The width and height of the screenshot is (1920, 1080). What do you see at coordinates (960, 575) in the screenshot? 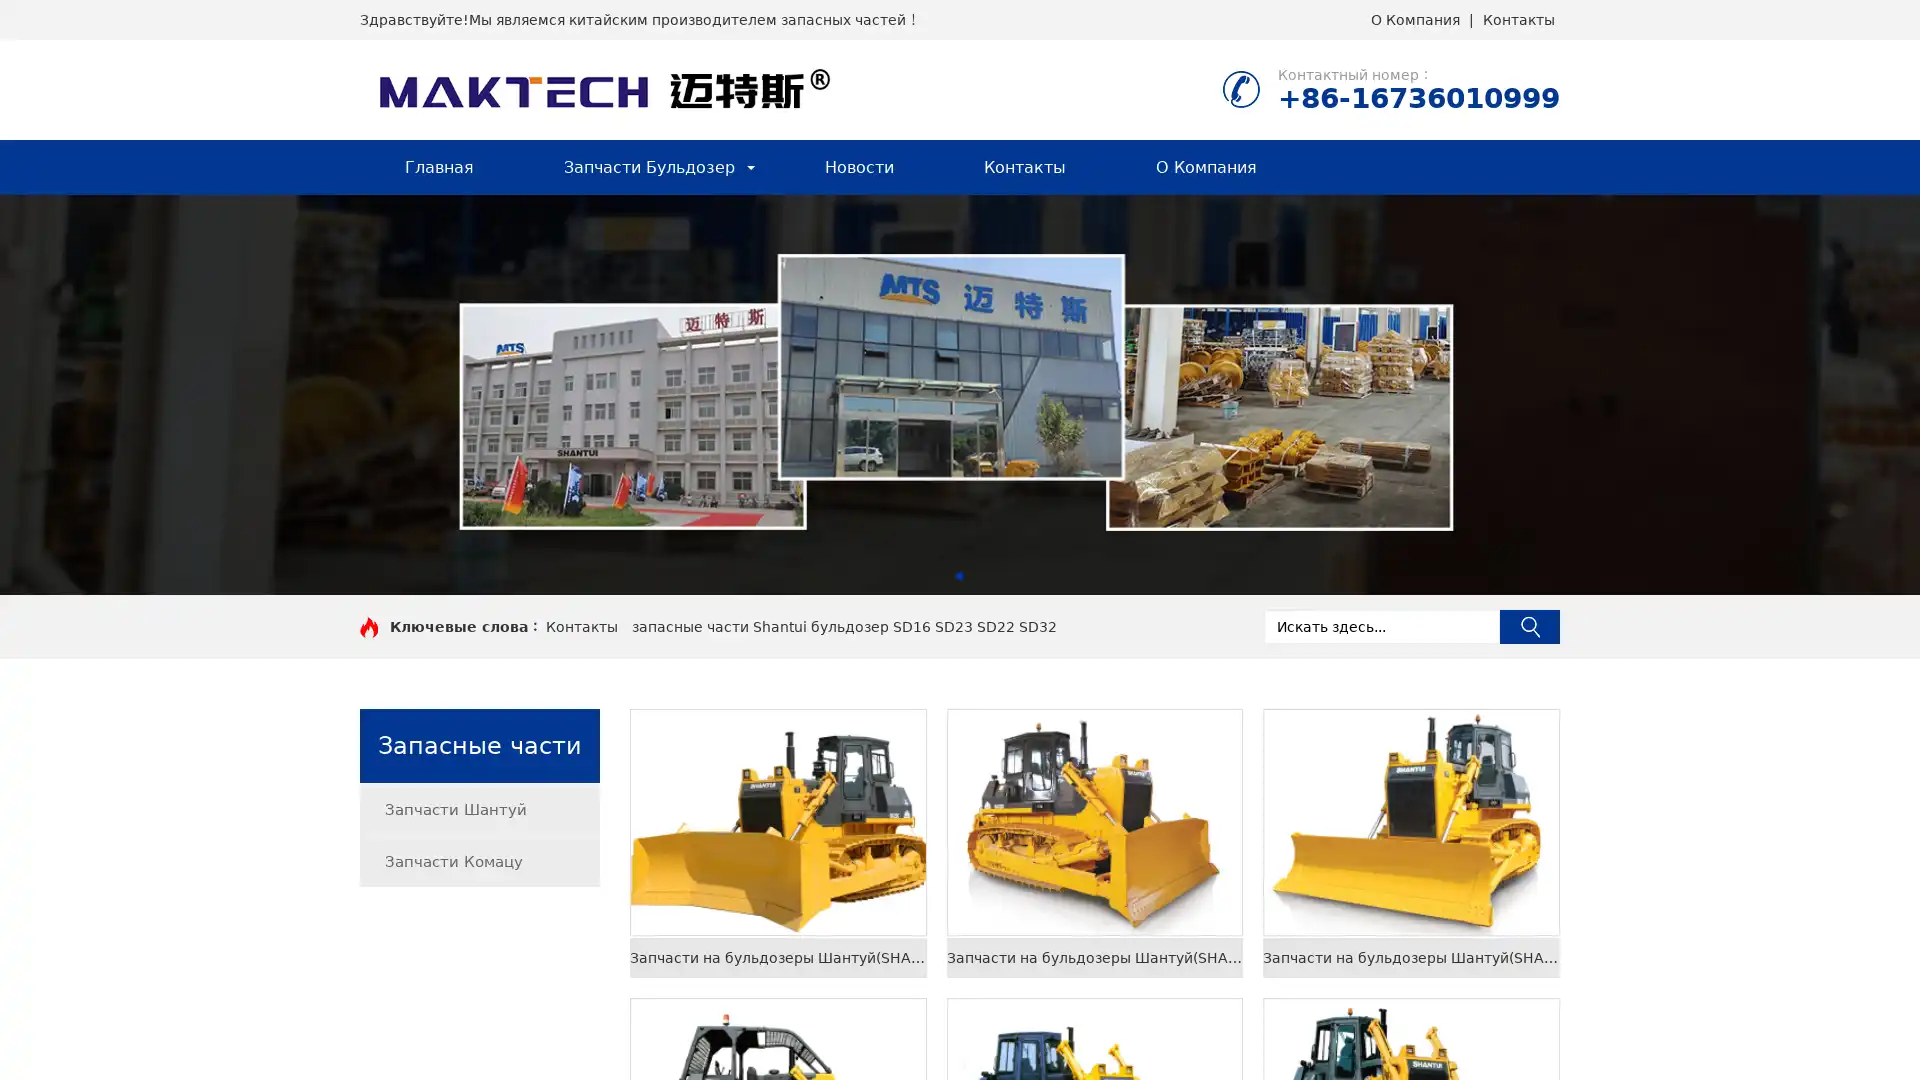
I see `Go to slide 1` at bounding box center [960, 575].